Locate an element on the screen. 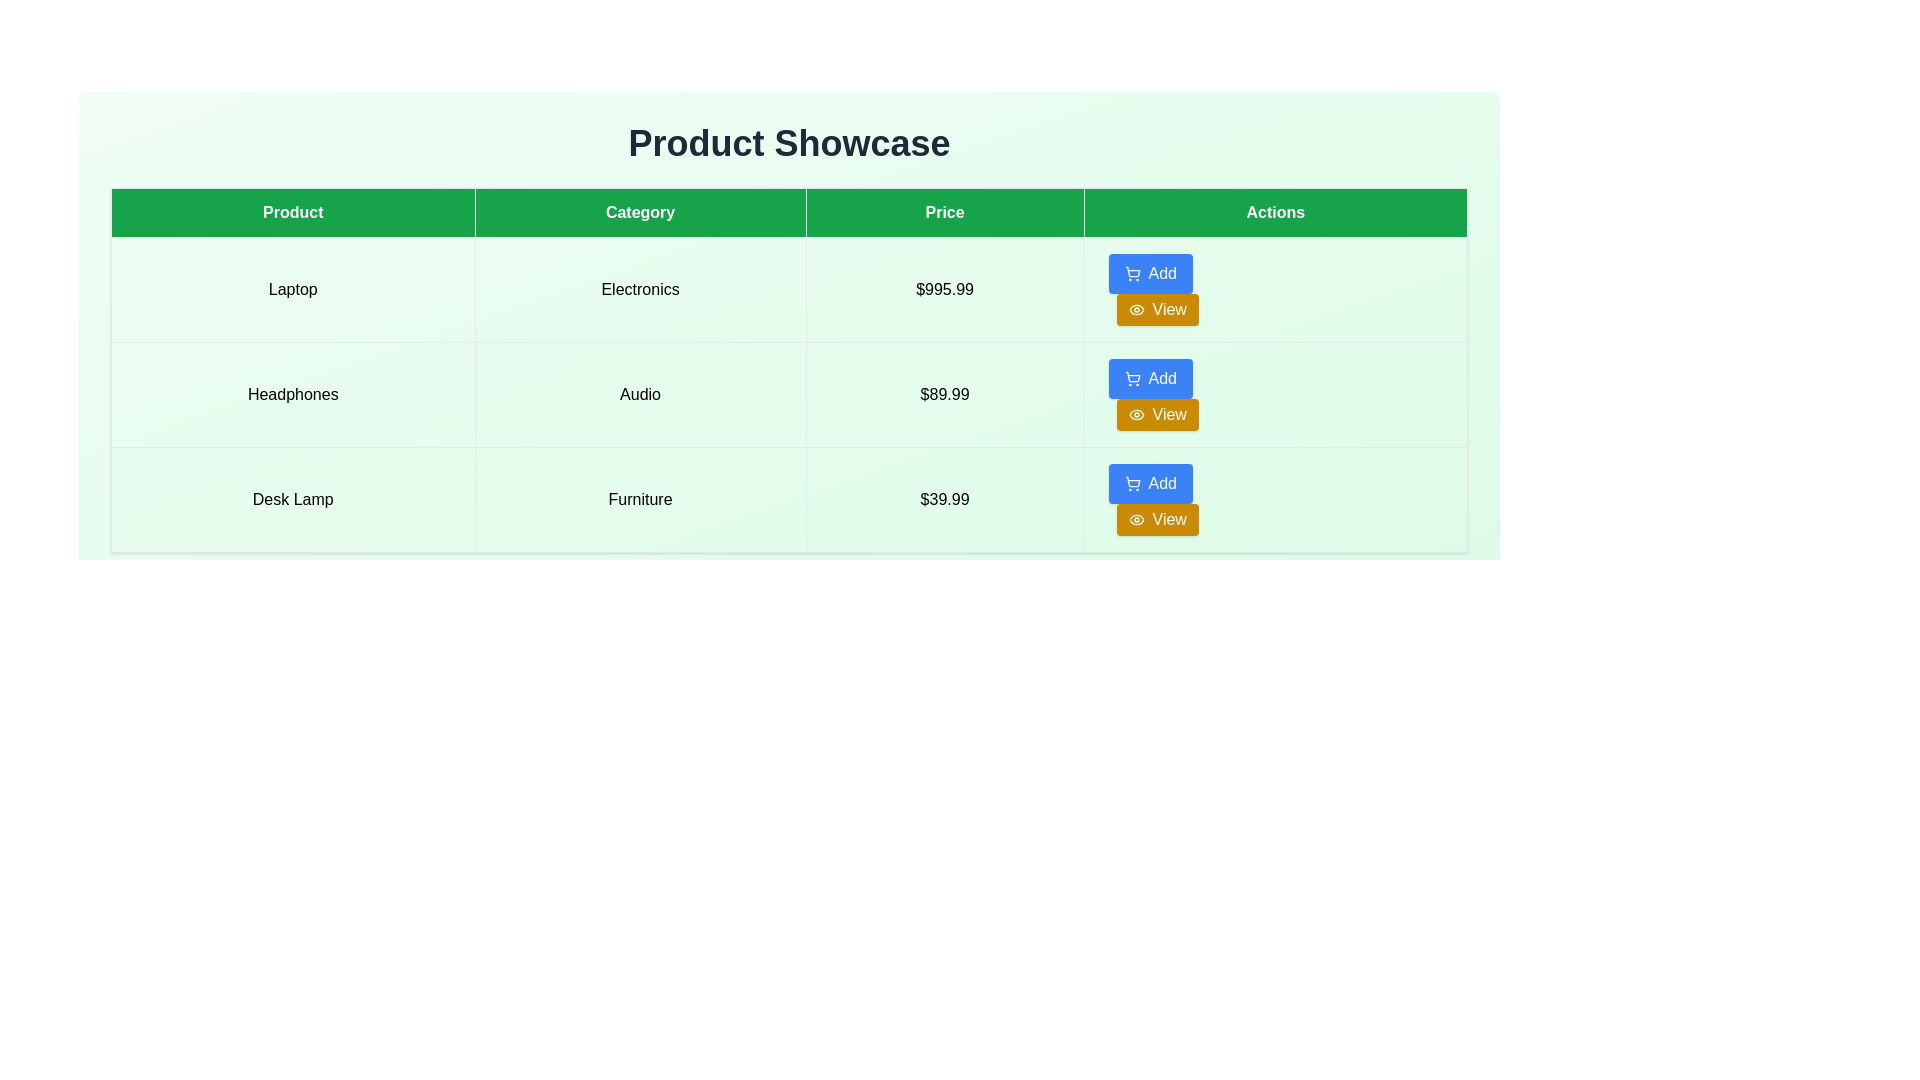 This screenshot has height=1080, width=1920. the rectangular button with a yellow background and white text reading 'View', located in the 'Actions' column of the table row for the 'Headphones' product is located at coordinates (1157, 414).